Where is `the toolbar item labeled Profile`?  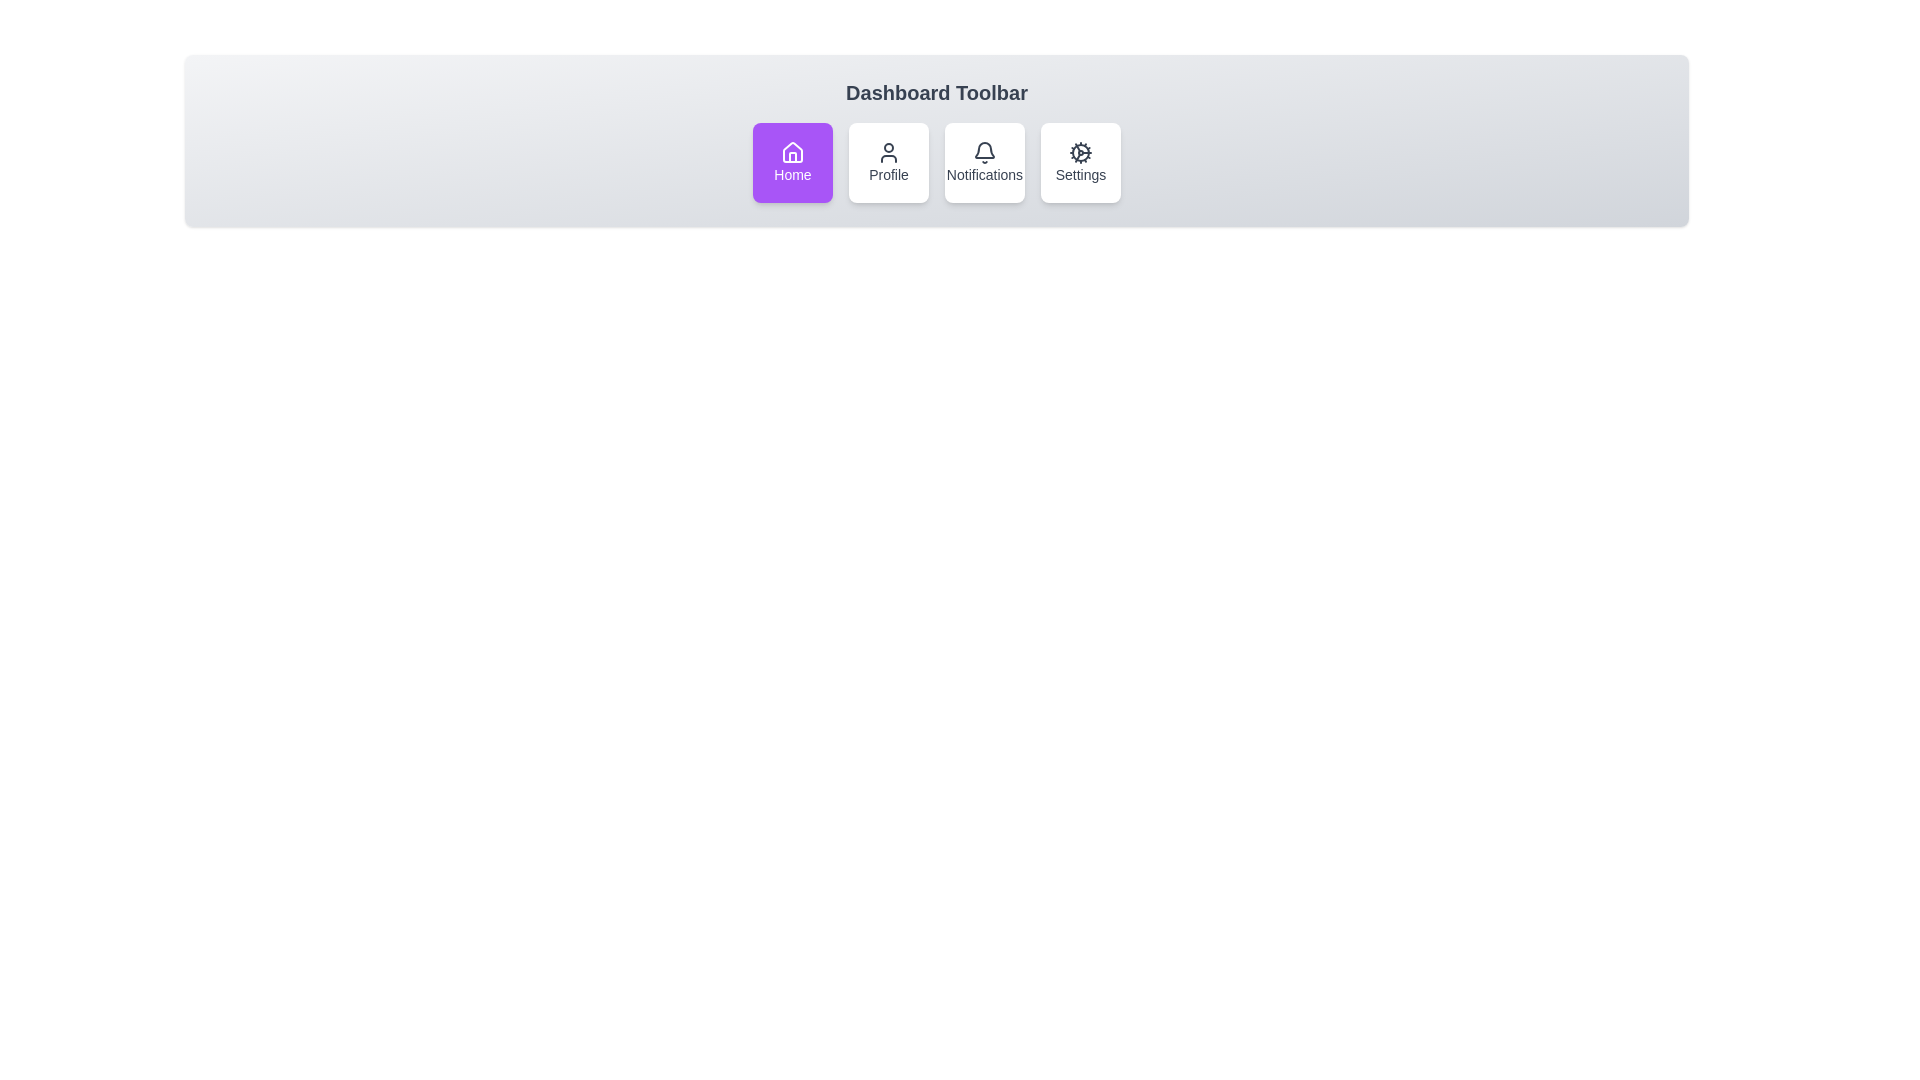
the toolbar item labeled Profile is located at coordinates (887, 161).